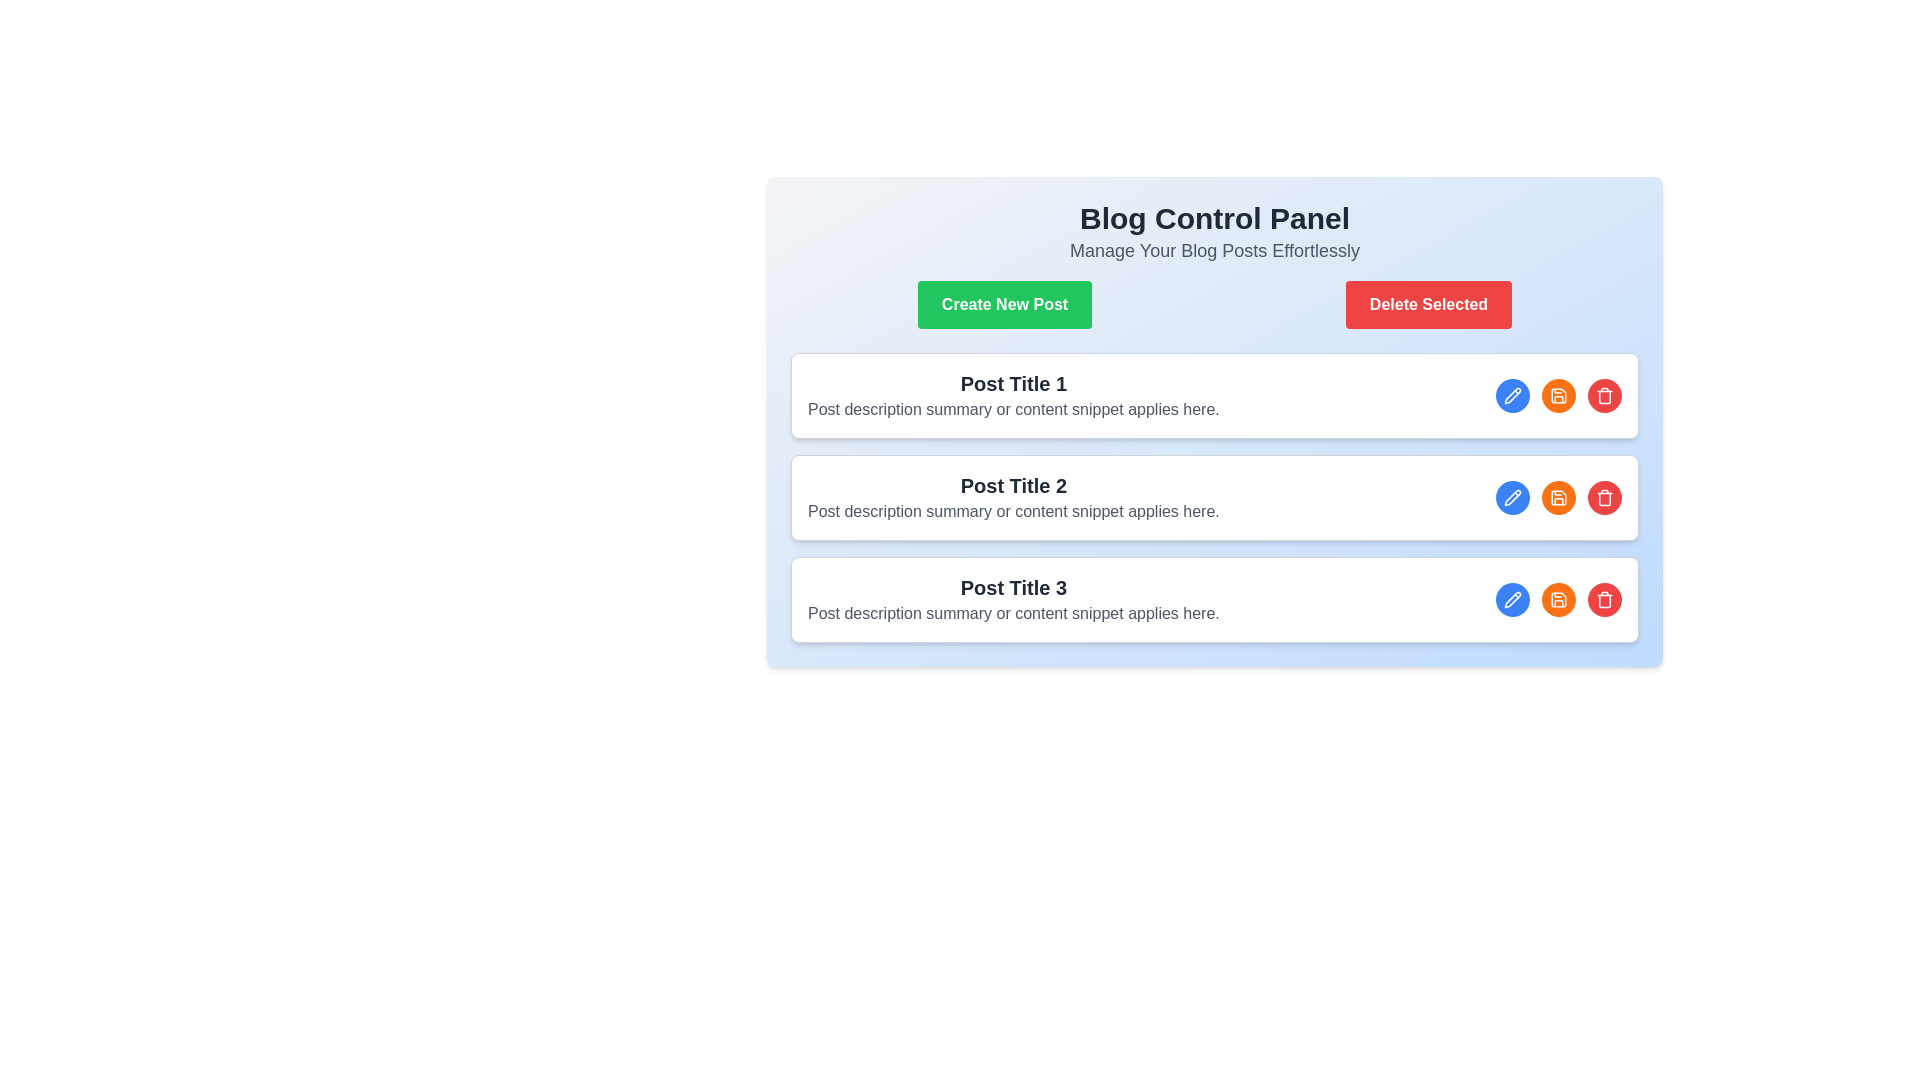 The image size is (1920, 1080). What do you see at coordinates (1558, 599) in the screenshot?
I see `the 'Save' button, which is the middle button in a row of three action buttons (Edit, Save, Delete)` at bounding box center [1558, 599].